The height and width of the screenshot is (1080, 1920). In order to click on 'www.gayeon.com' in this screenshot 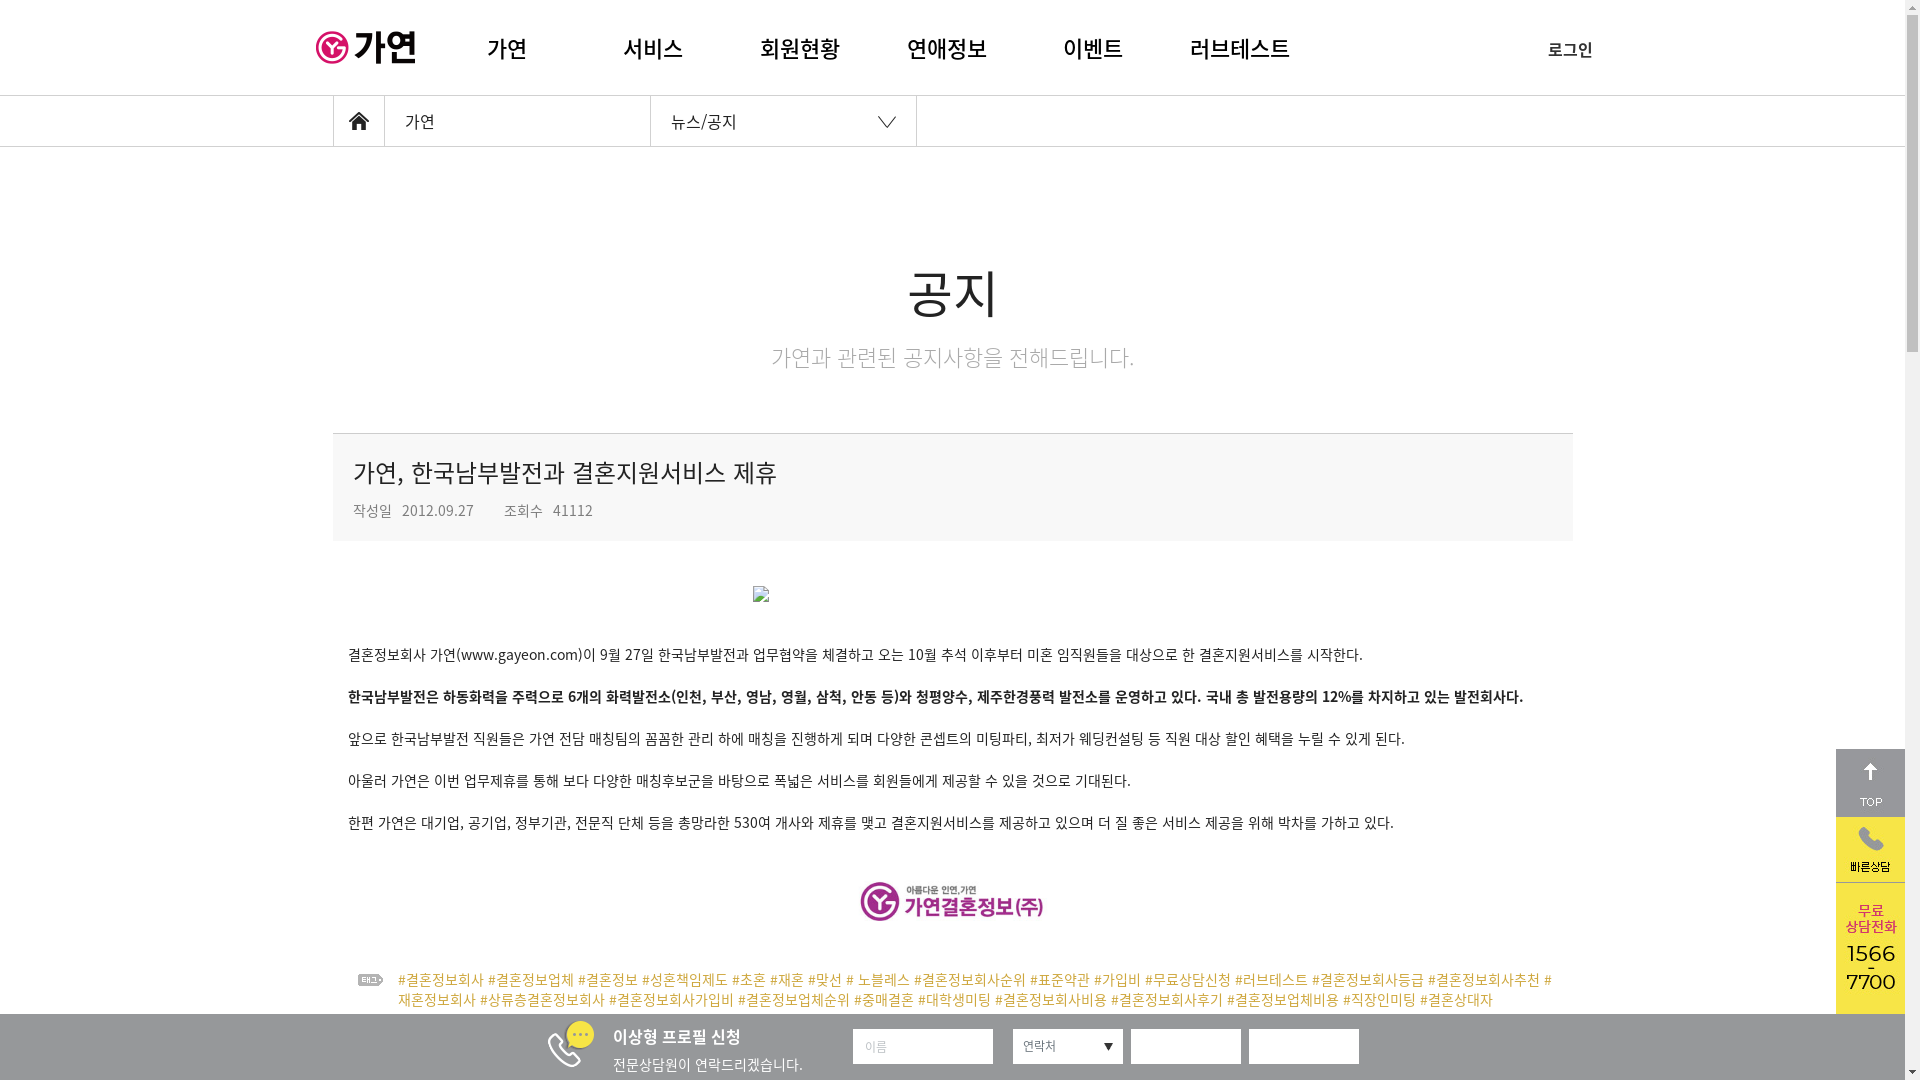, I will do `click(518, 654)`.